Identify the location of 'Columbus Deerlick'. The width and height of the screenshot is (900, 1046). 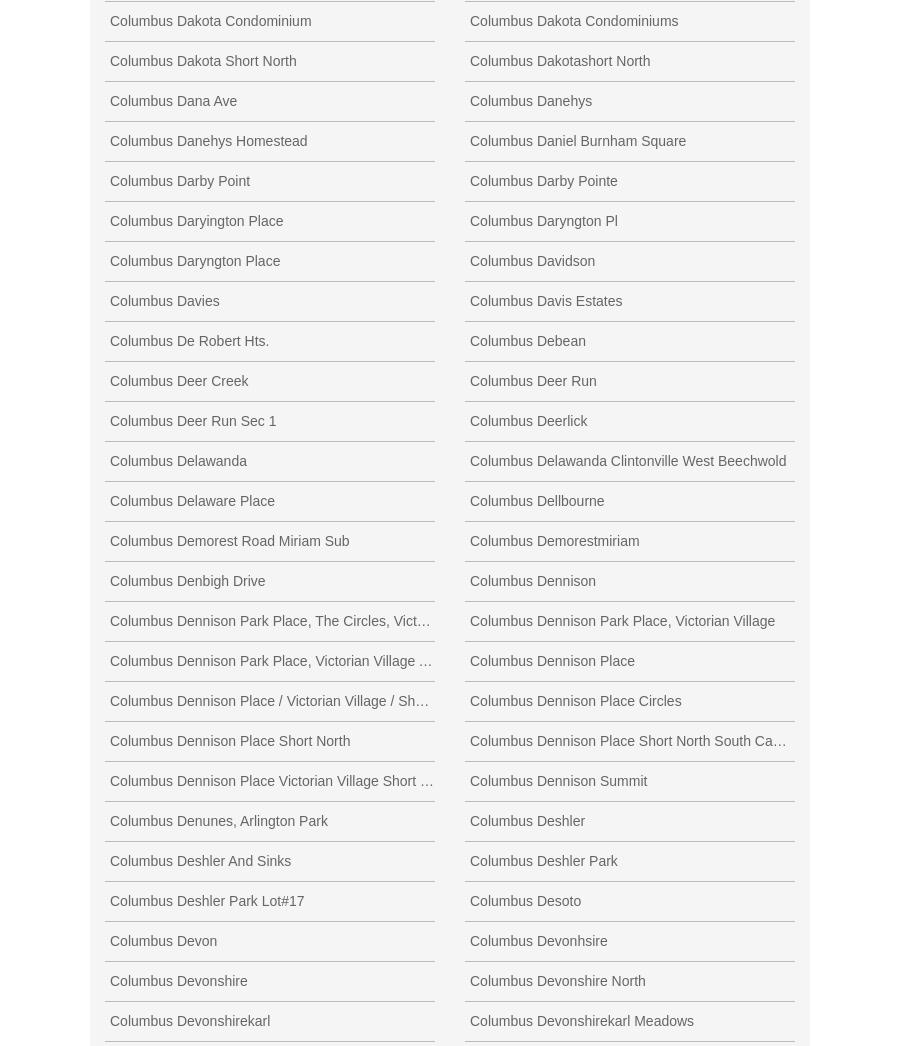
(527, 418).